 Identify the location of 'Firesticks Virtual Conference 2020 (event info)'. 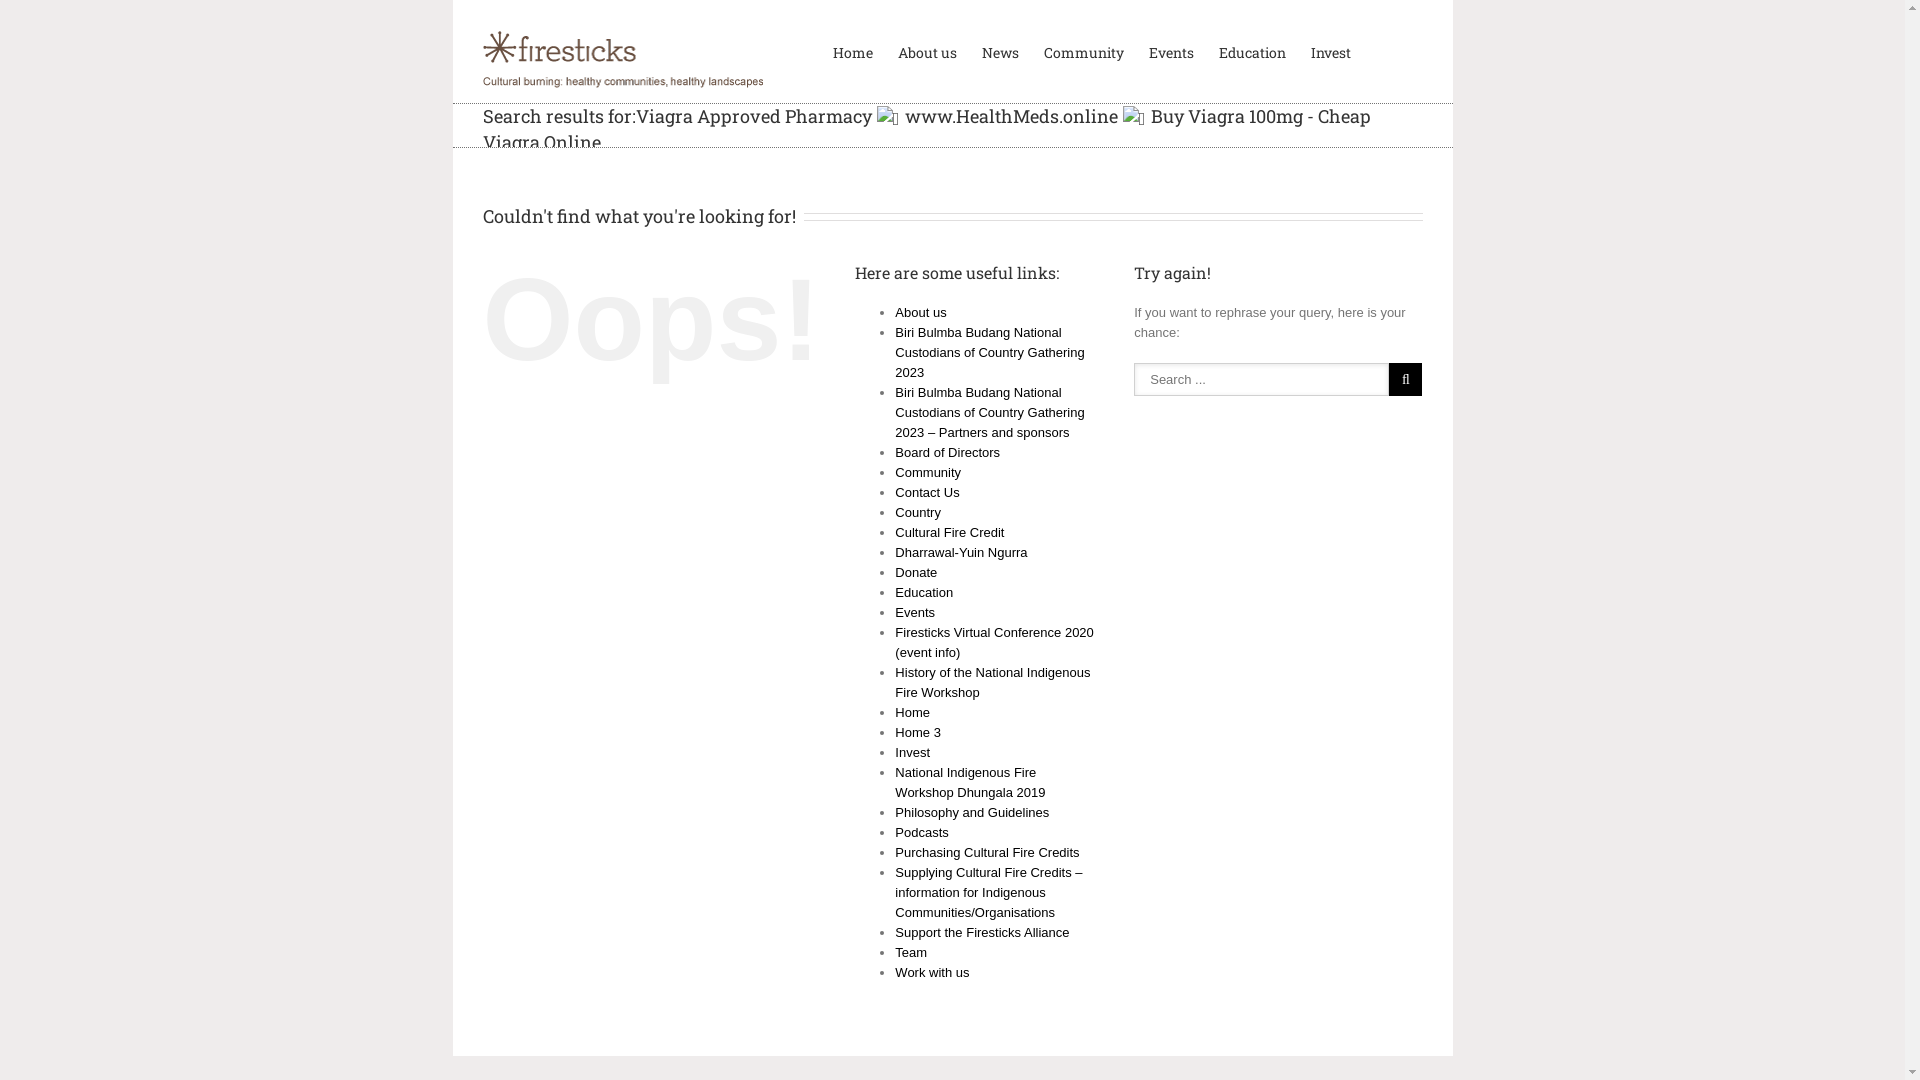
(893, 642).